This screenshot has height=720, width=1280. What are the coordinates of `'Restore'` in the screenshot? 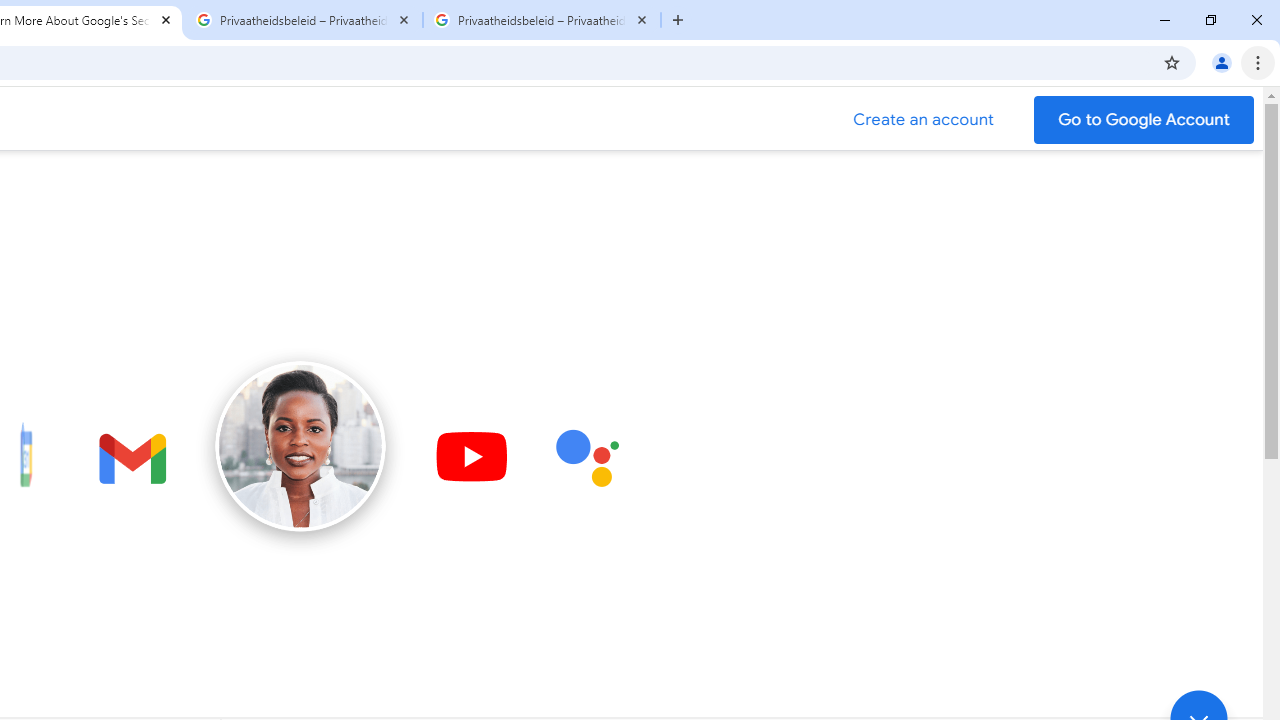 It's located at (1209, 20).